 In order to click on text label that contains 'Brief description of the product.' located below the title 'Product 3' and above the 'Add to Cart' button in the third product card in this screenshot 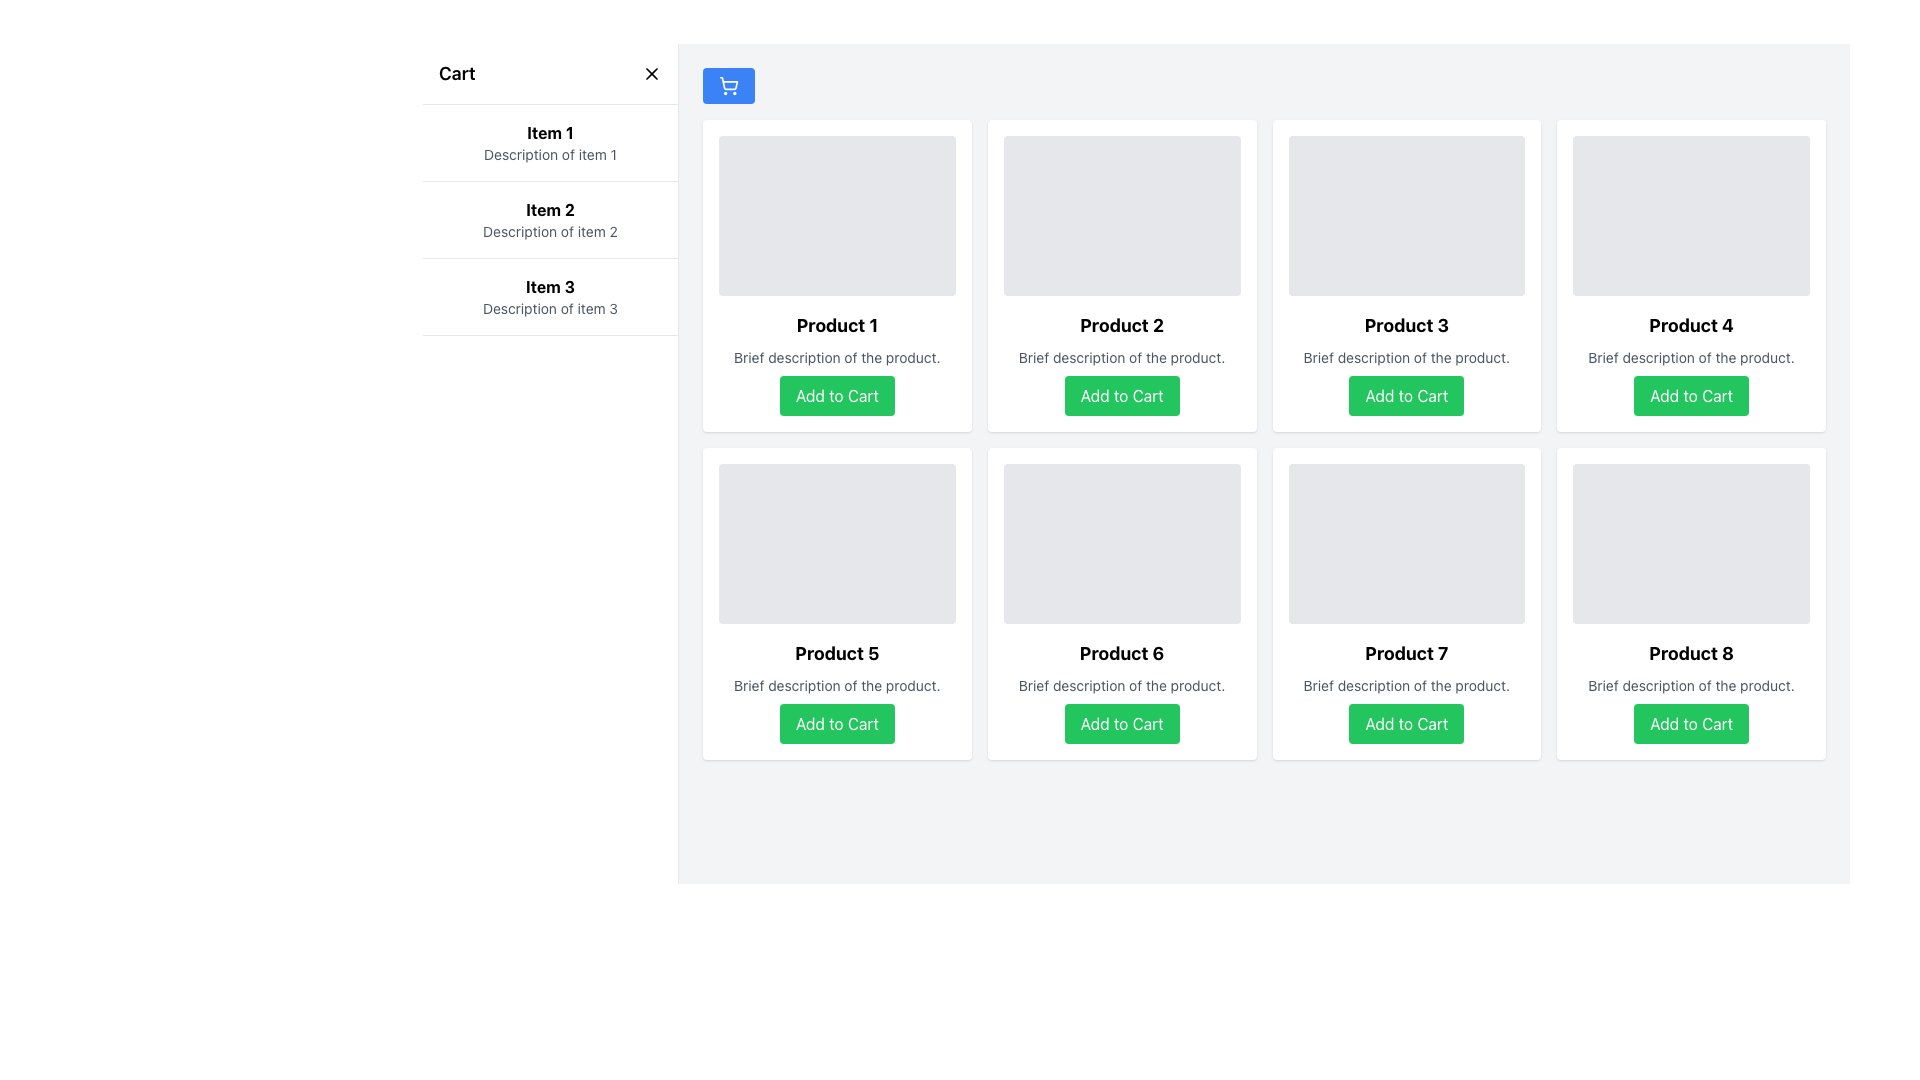, I will do `click(1405, 357)`.